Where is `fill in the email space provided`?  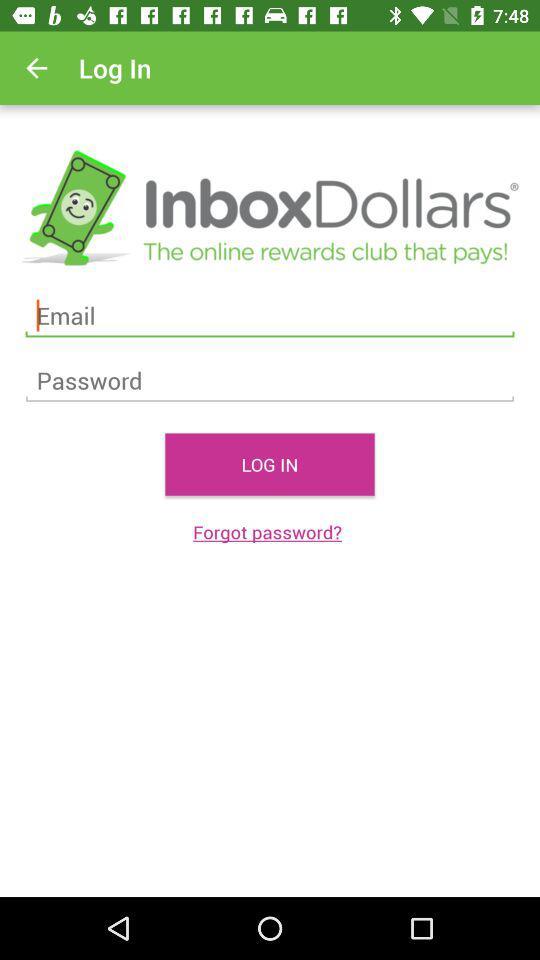 fill in the email space provided is located at coordinates (270, 316).